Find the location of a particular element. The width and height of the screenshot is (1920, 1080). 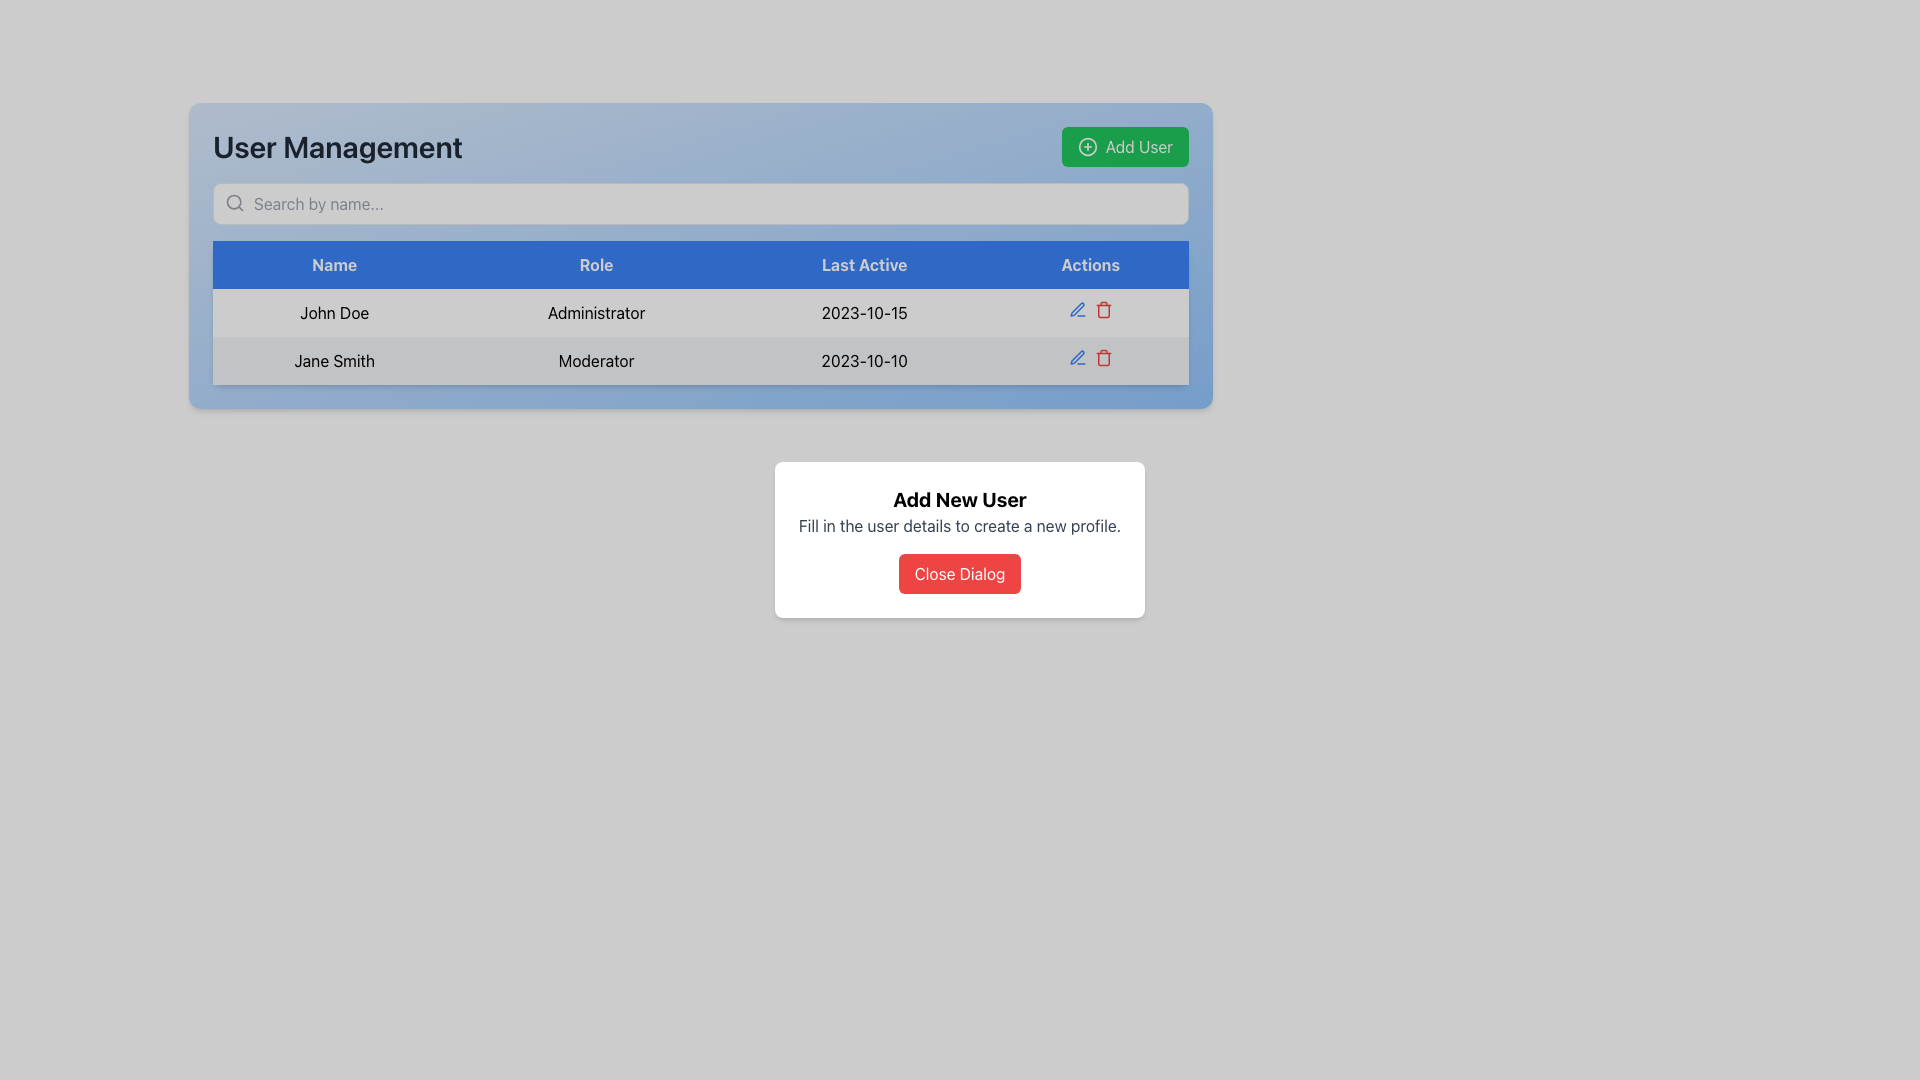

the text display element showing 'Jane Smith' in a light gray cell within the 'Name' column of the table is located at coordinates (334, 361).